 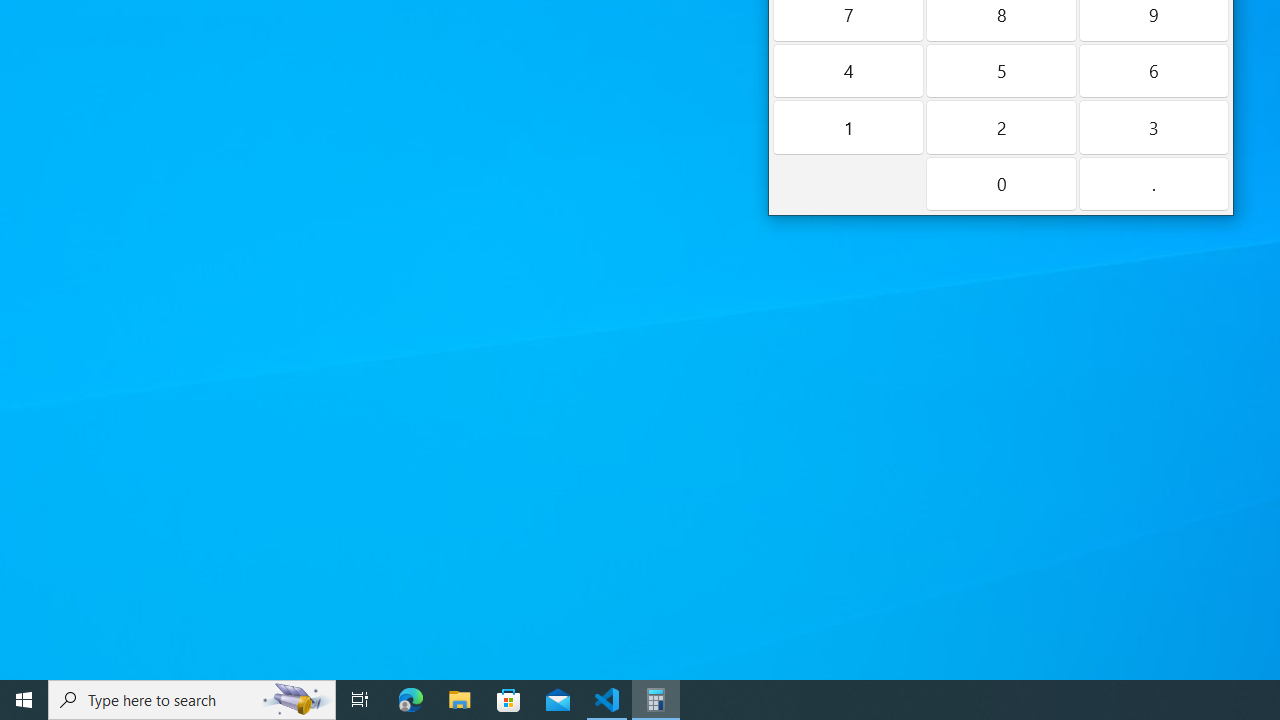 I want to click on 'Calculator - 1 running window', so click(x=656, y=698).